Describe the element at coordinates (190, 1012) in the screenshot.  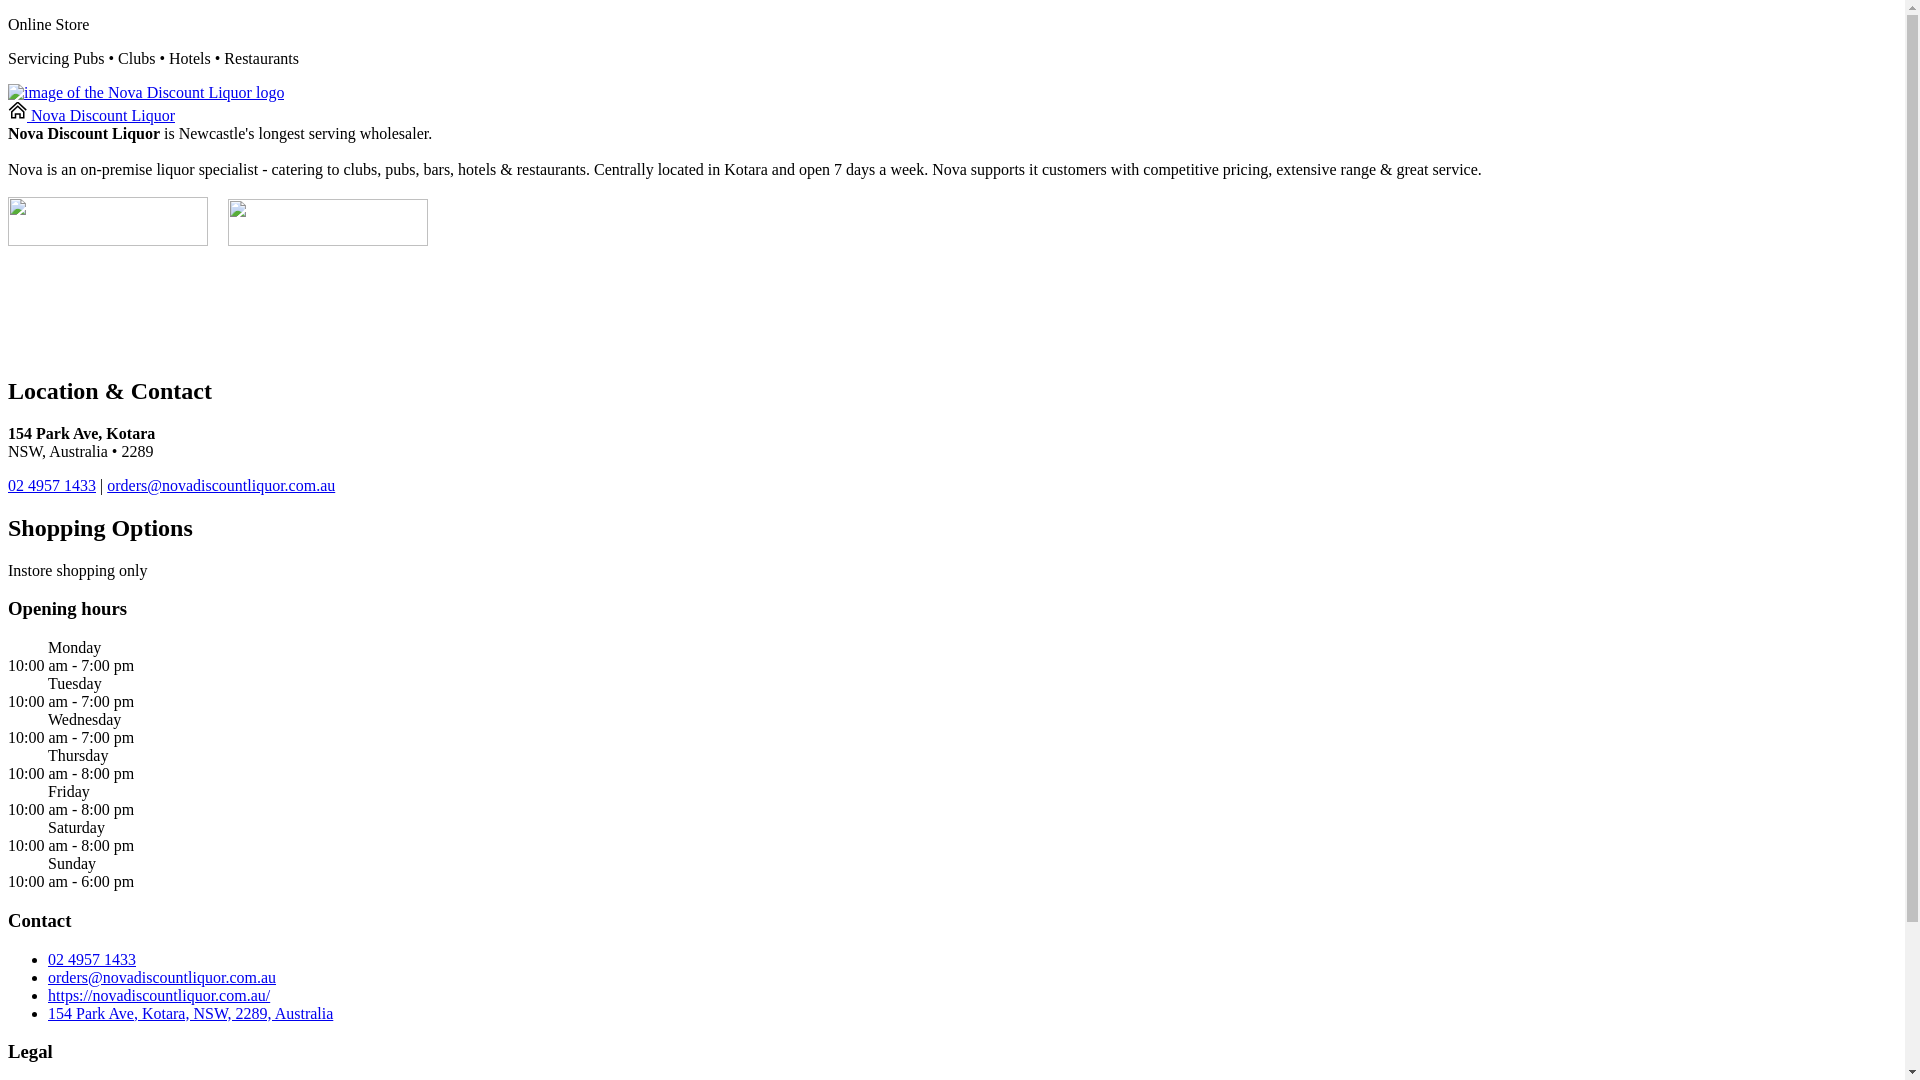
I see `'154 Park Ave, Kotara, NSW, 2289, Australia'` at that location.